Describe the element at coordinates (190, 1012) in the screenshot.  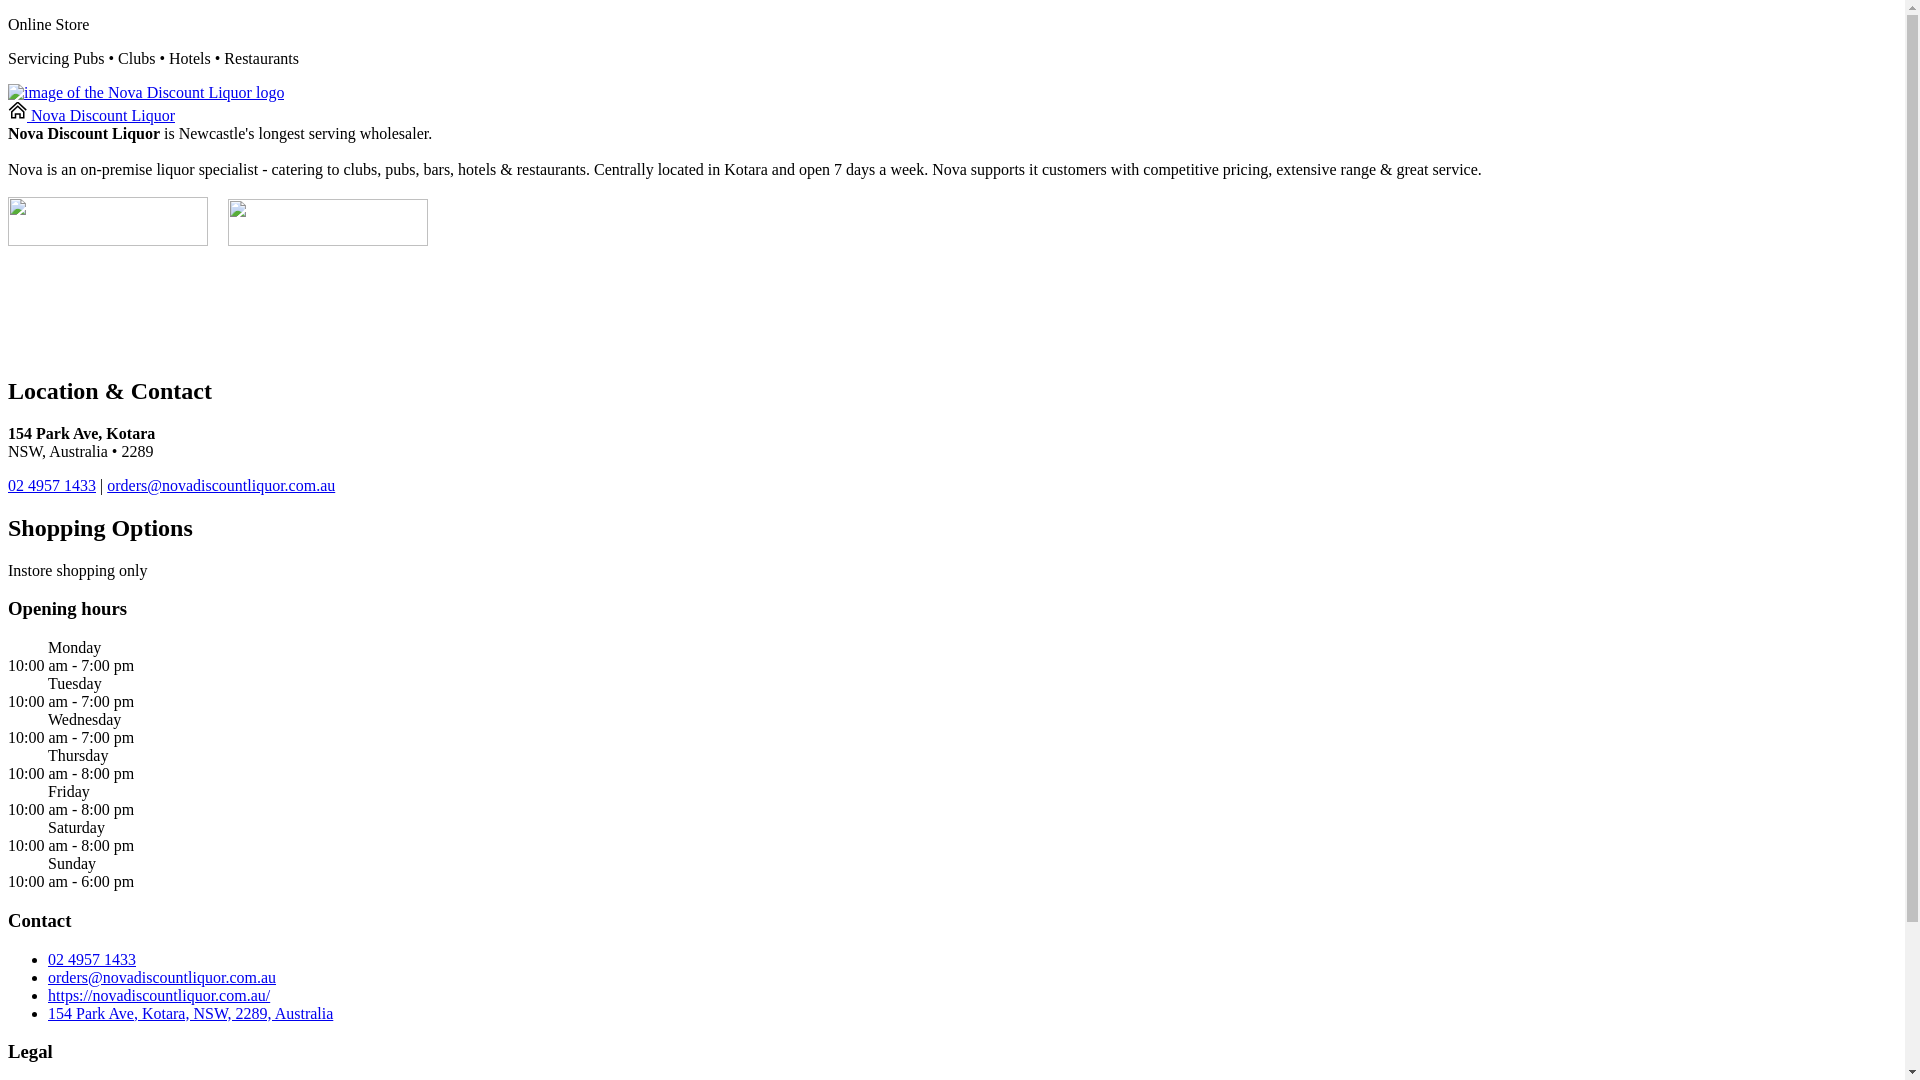
I see `'154 Park Ave, Kotara, NSW, 2289, Australia'` at that location.